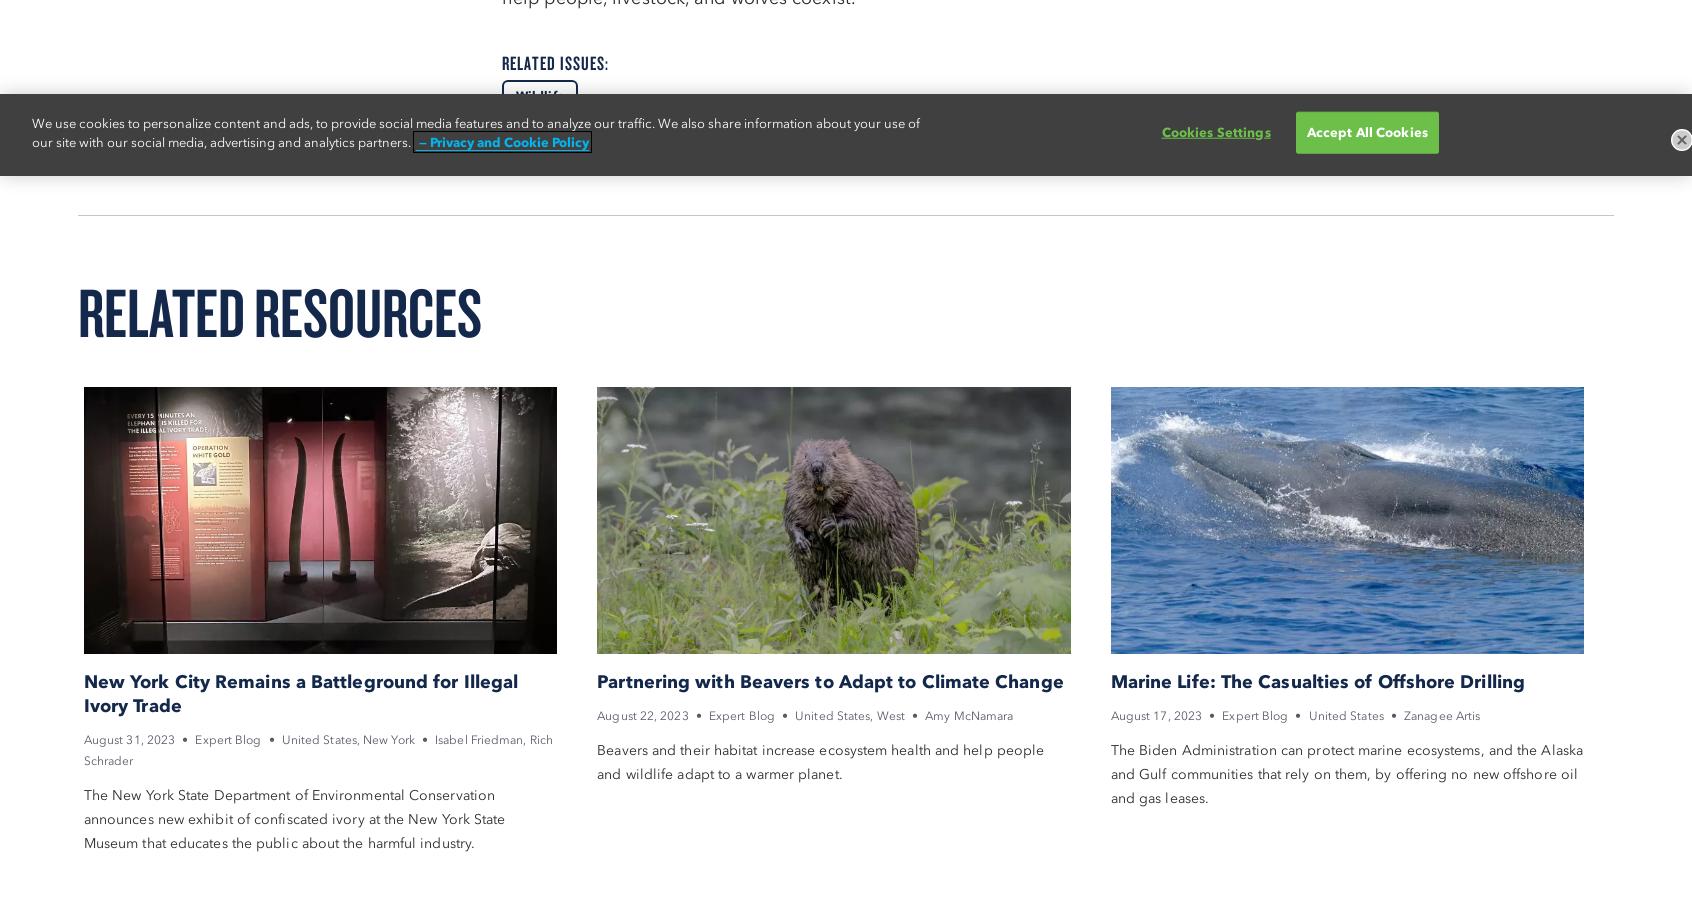 This screenshot has width=1692, height=912. Describe the element at coordinates (553, 60) in the screenshot. I see `'Related Issues'` at that location.